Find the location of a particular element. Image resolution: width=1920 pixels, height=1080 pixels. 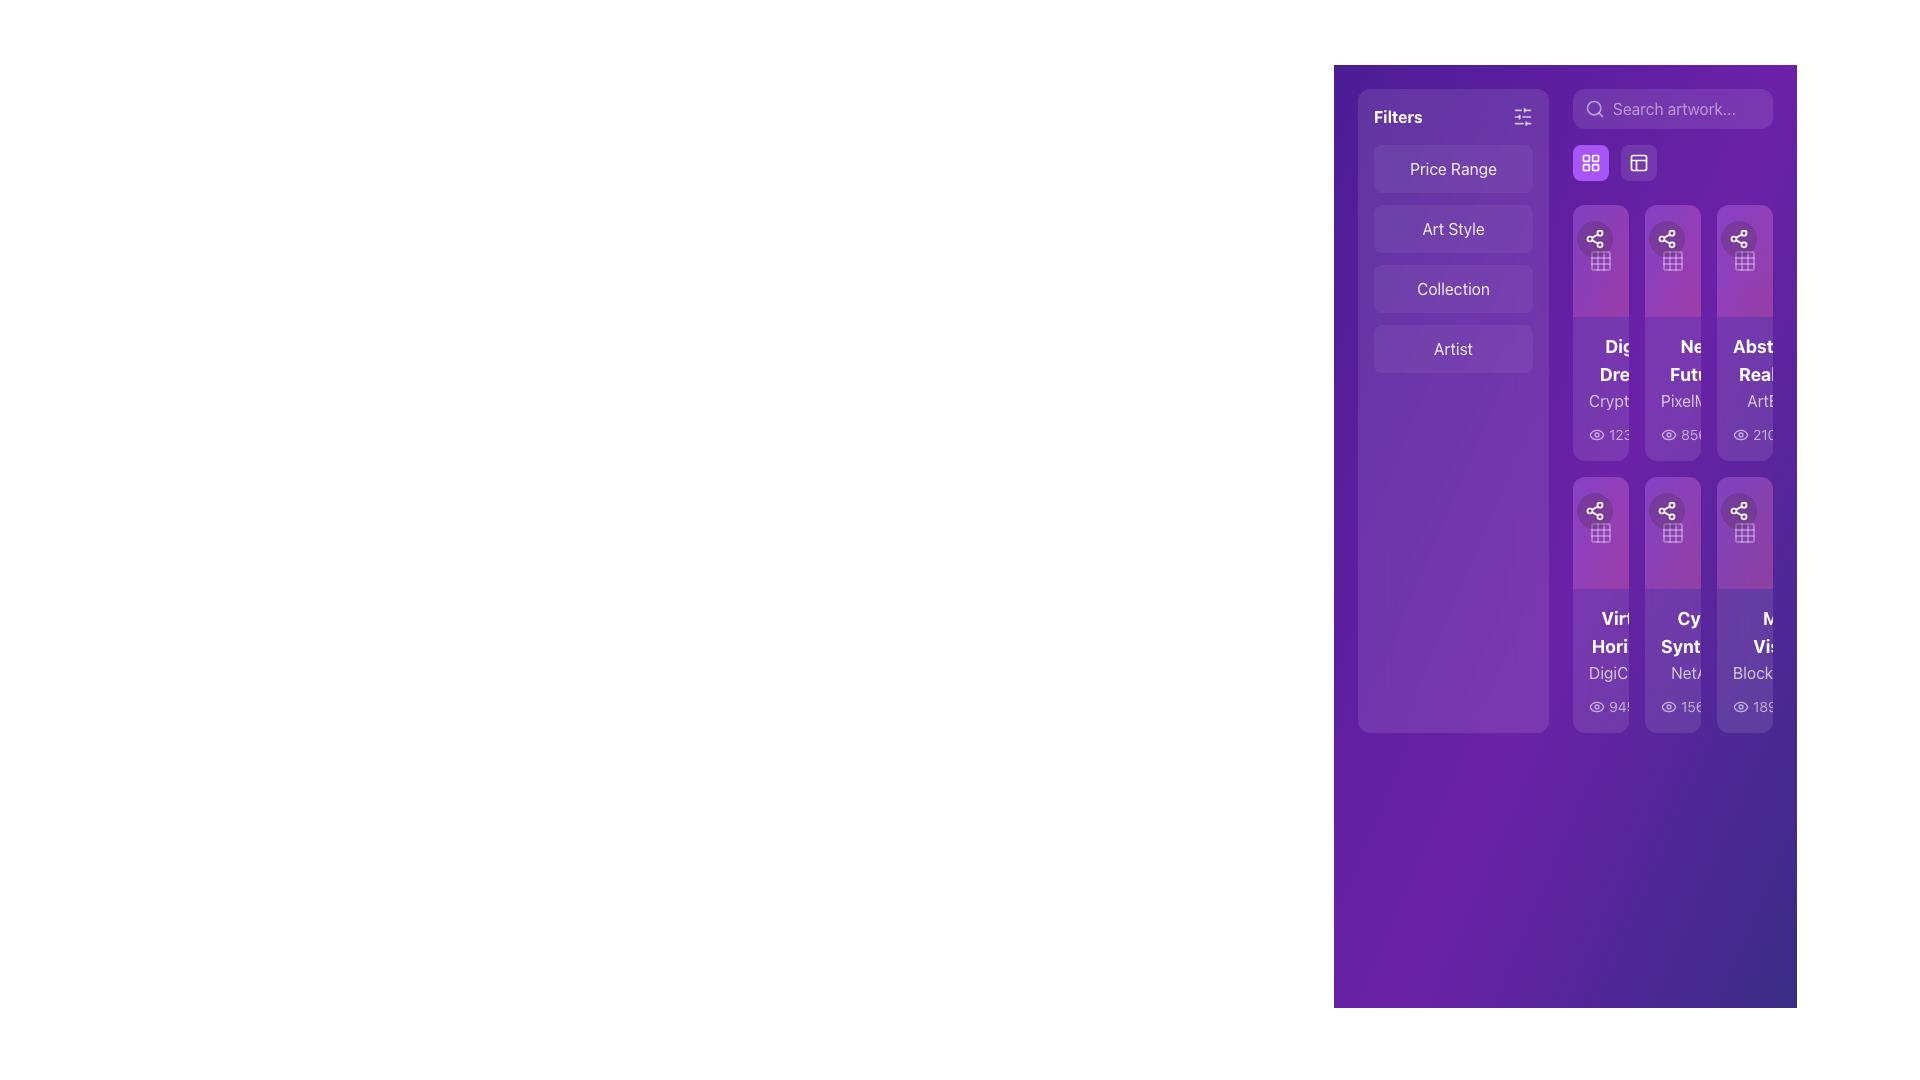

the small rectangular grid icon with rounded corners located in the top-right quadrant of the layout panel header is located at coordinates (1638, 161).